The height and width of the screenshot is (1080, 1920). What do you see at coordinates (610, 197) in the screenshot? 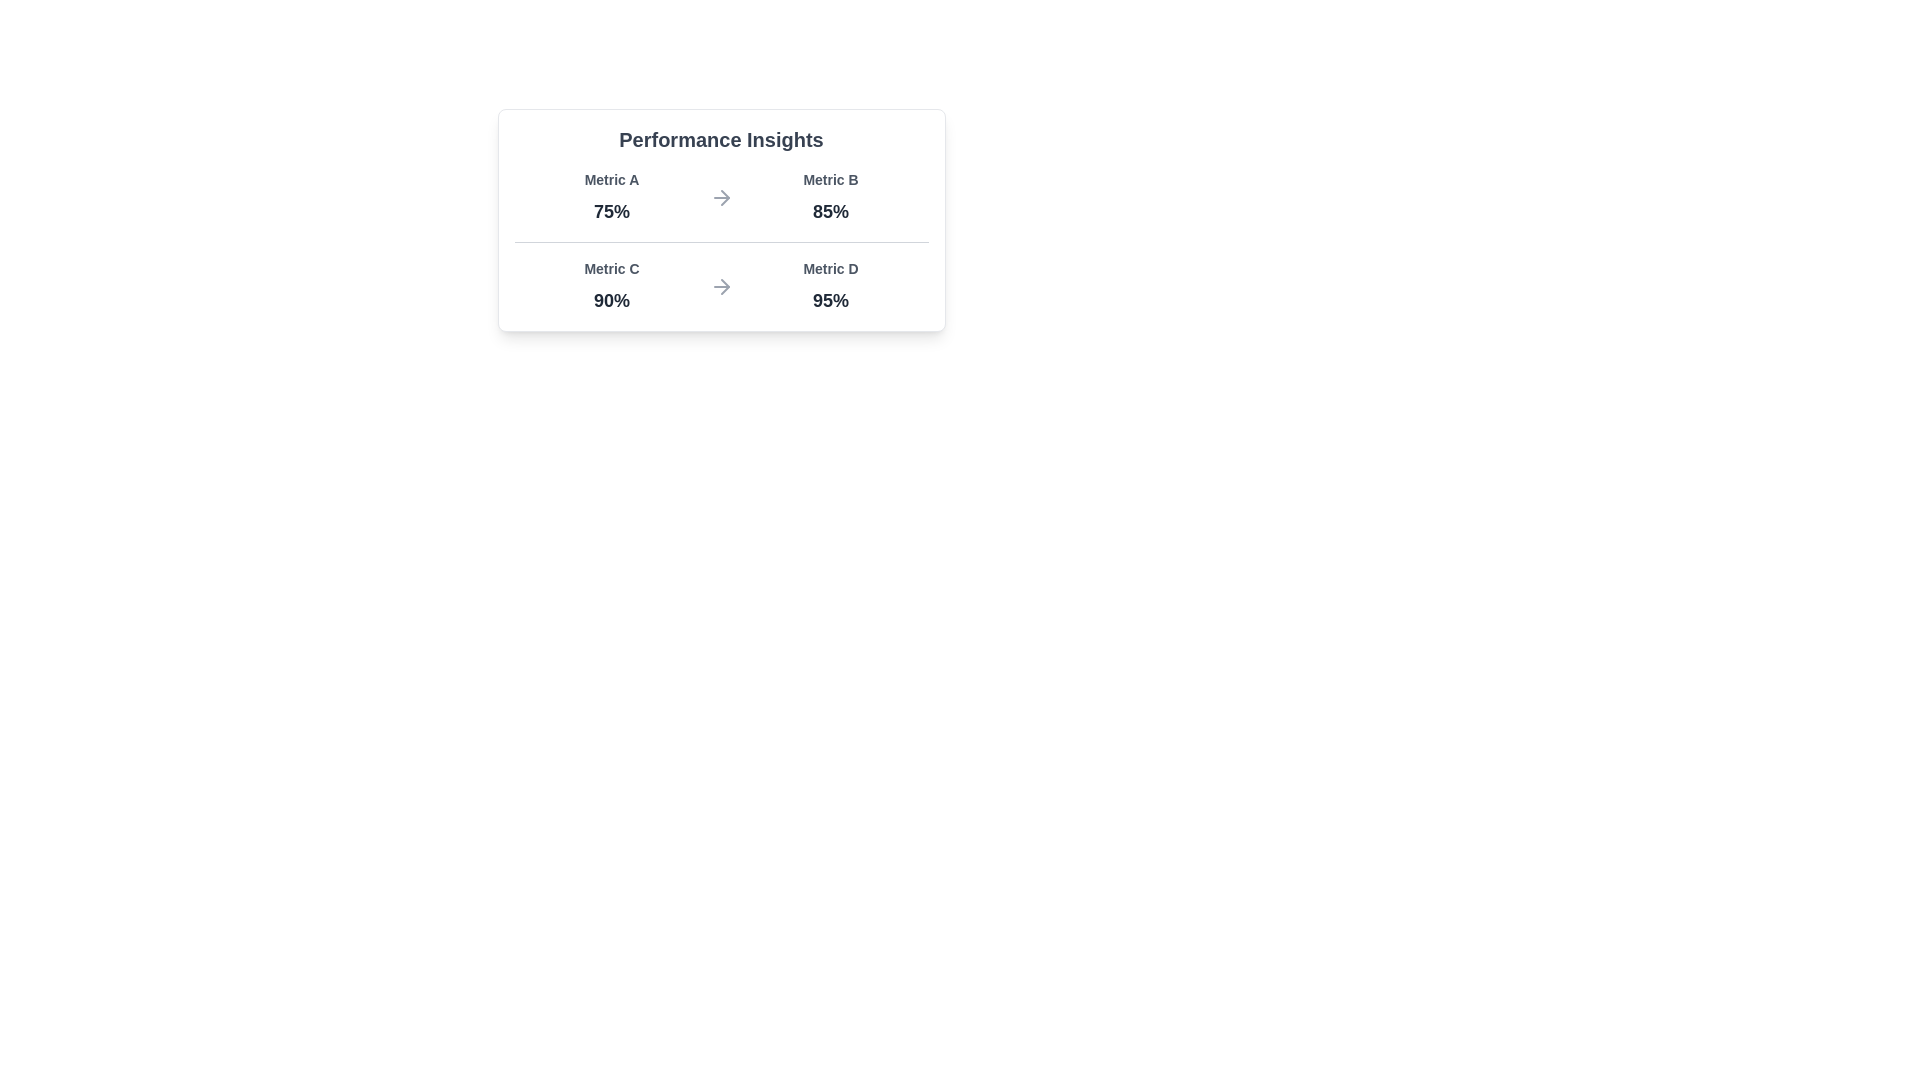
I see `the Data Display element labeled 'Metric A' which shows the value '75%' in the upper left corner of the comparison grid` at bounding box center [610, 197].